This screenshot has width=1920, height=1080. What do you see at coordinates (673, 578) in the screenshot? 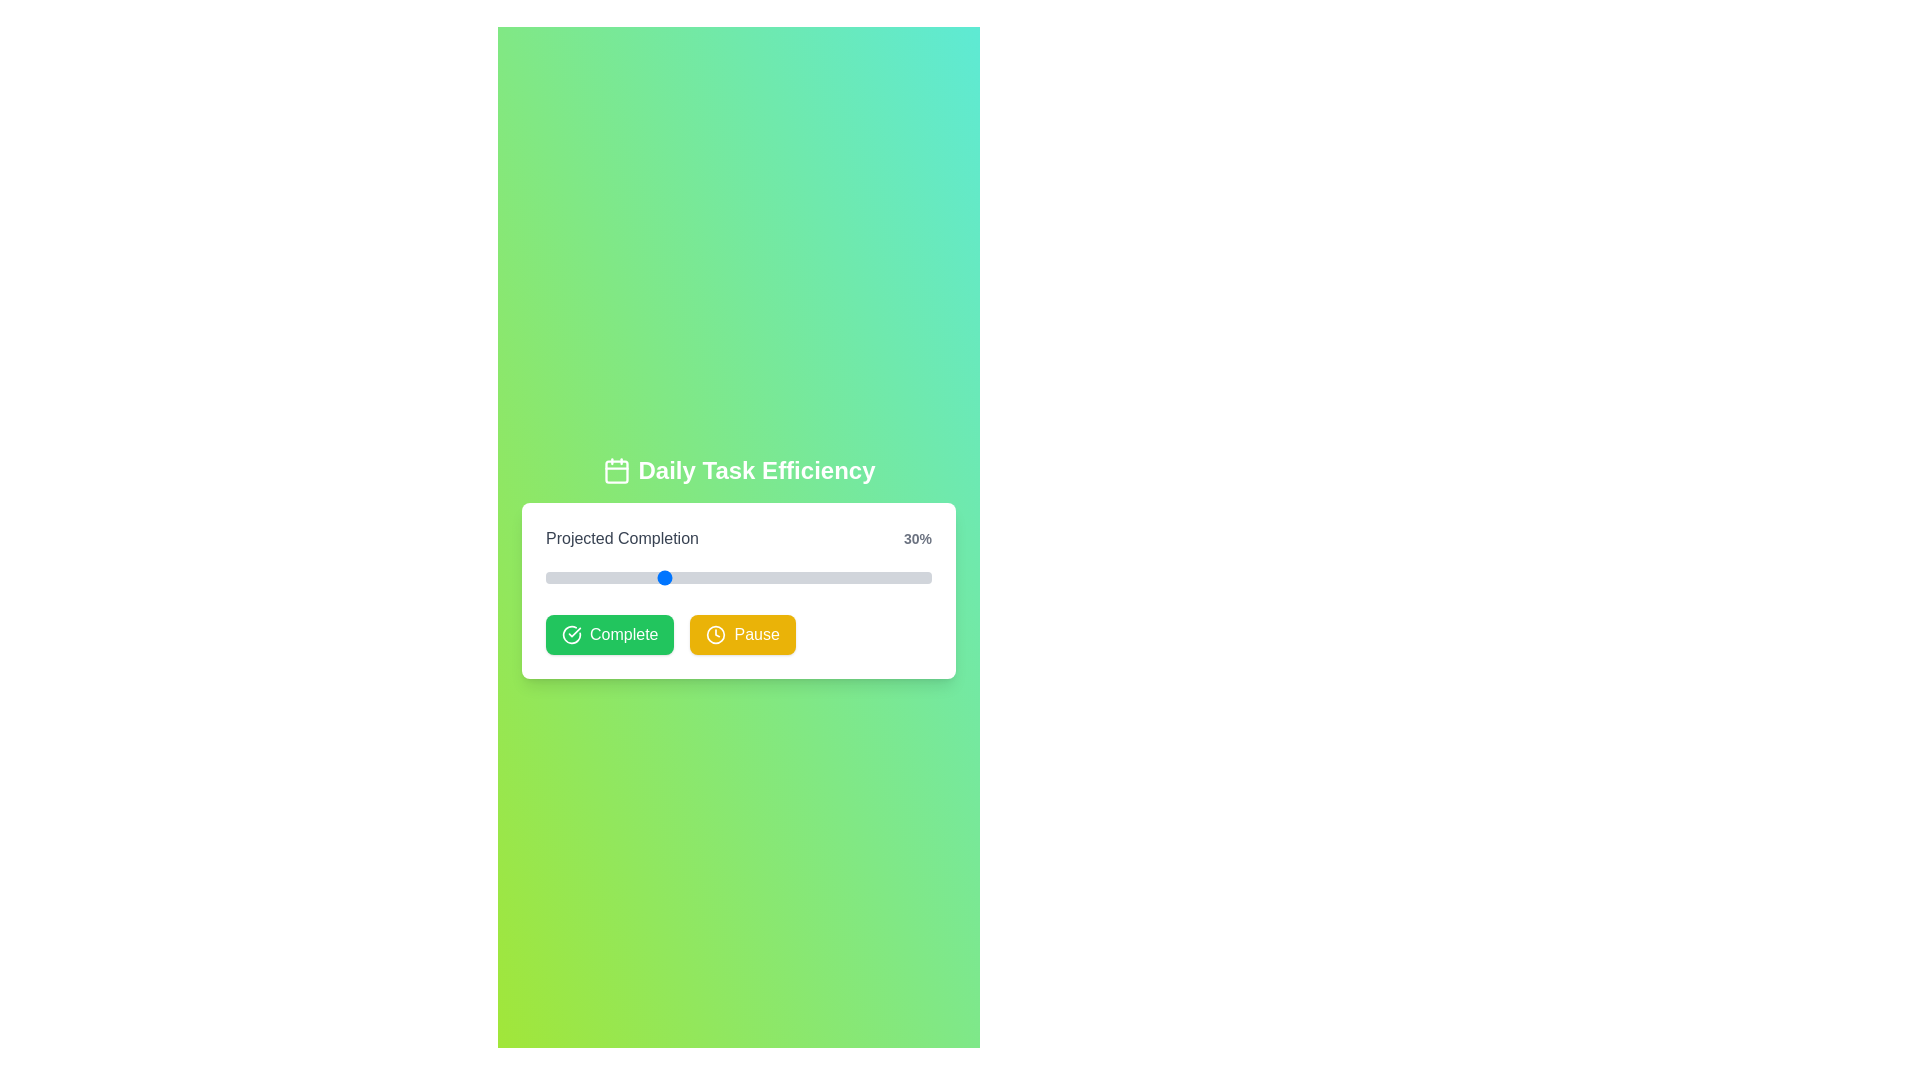
I see `the progress slider to 33%` at bounding box center [673, 578].